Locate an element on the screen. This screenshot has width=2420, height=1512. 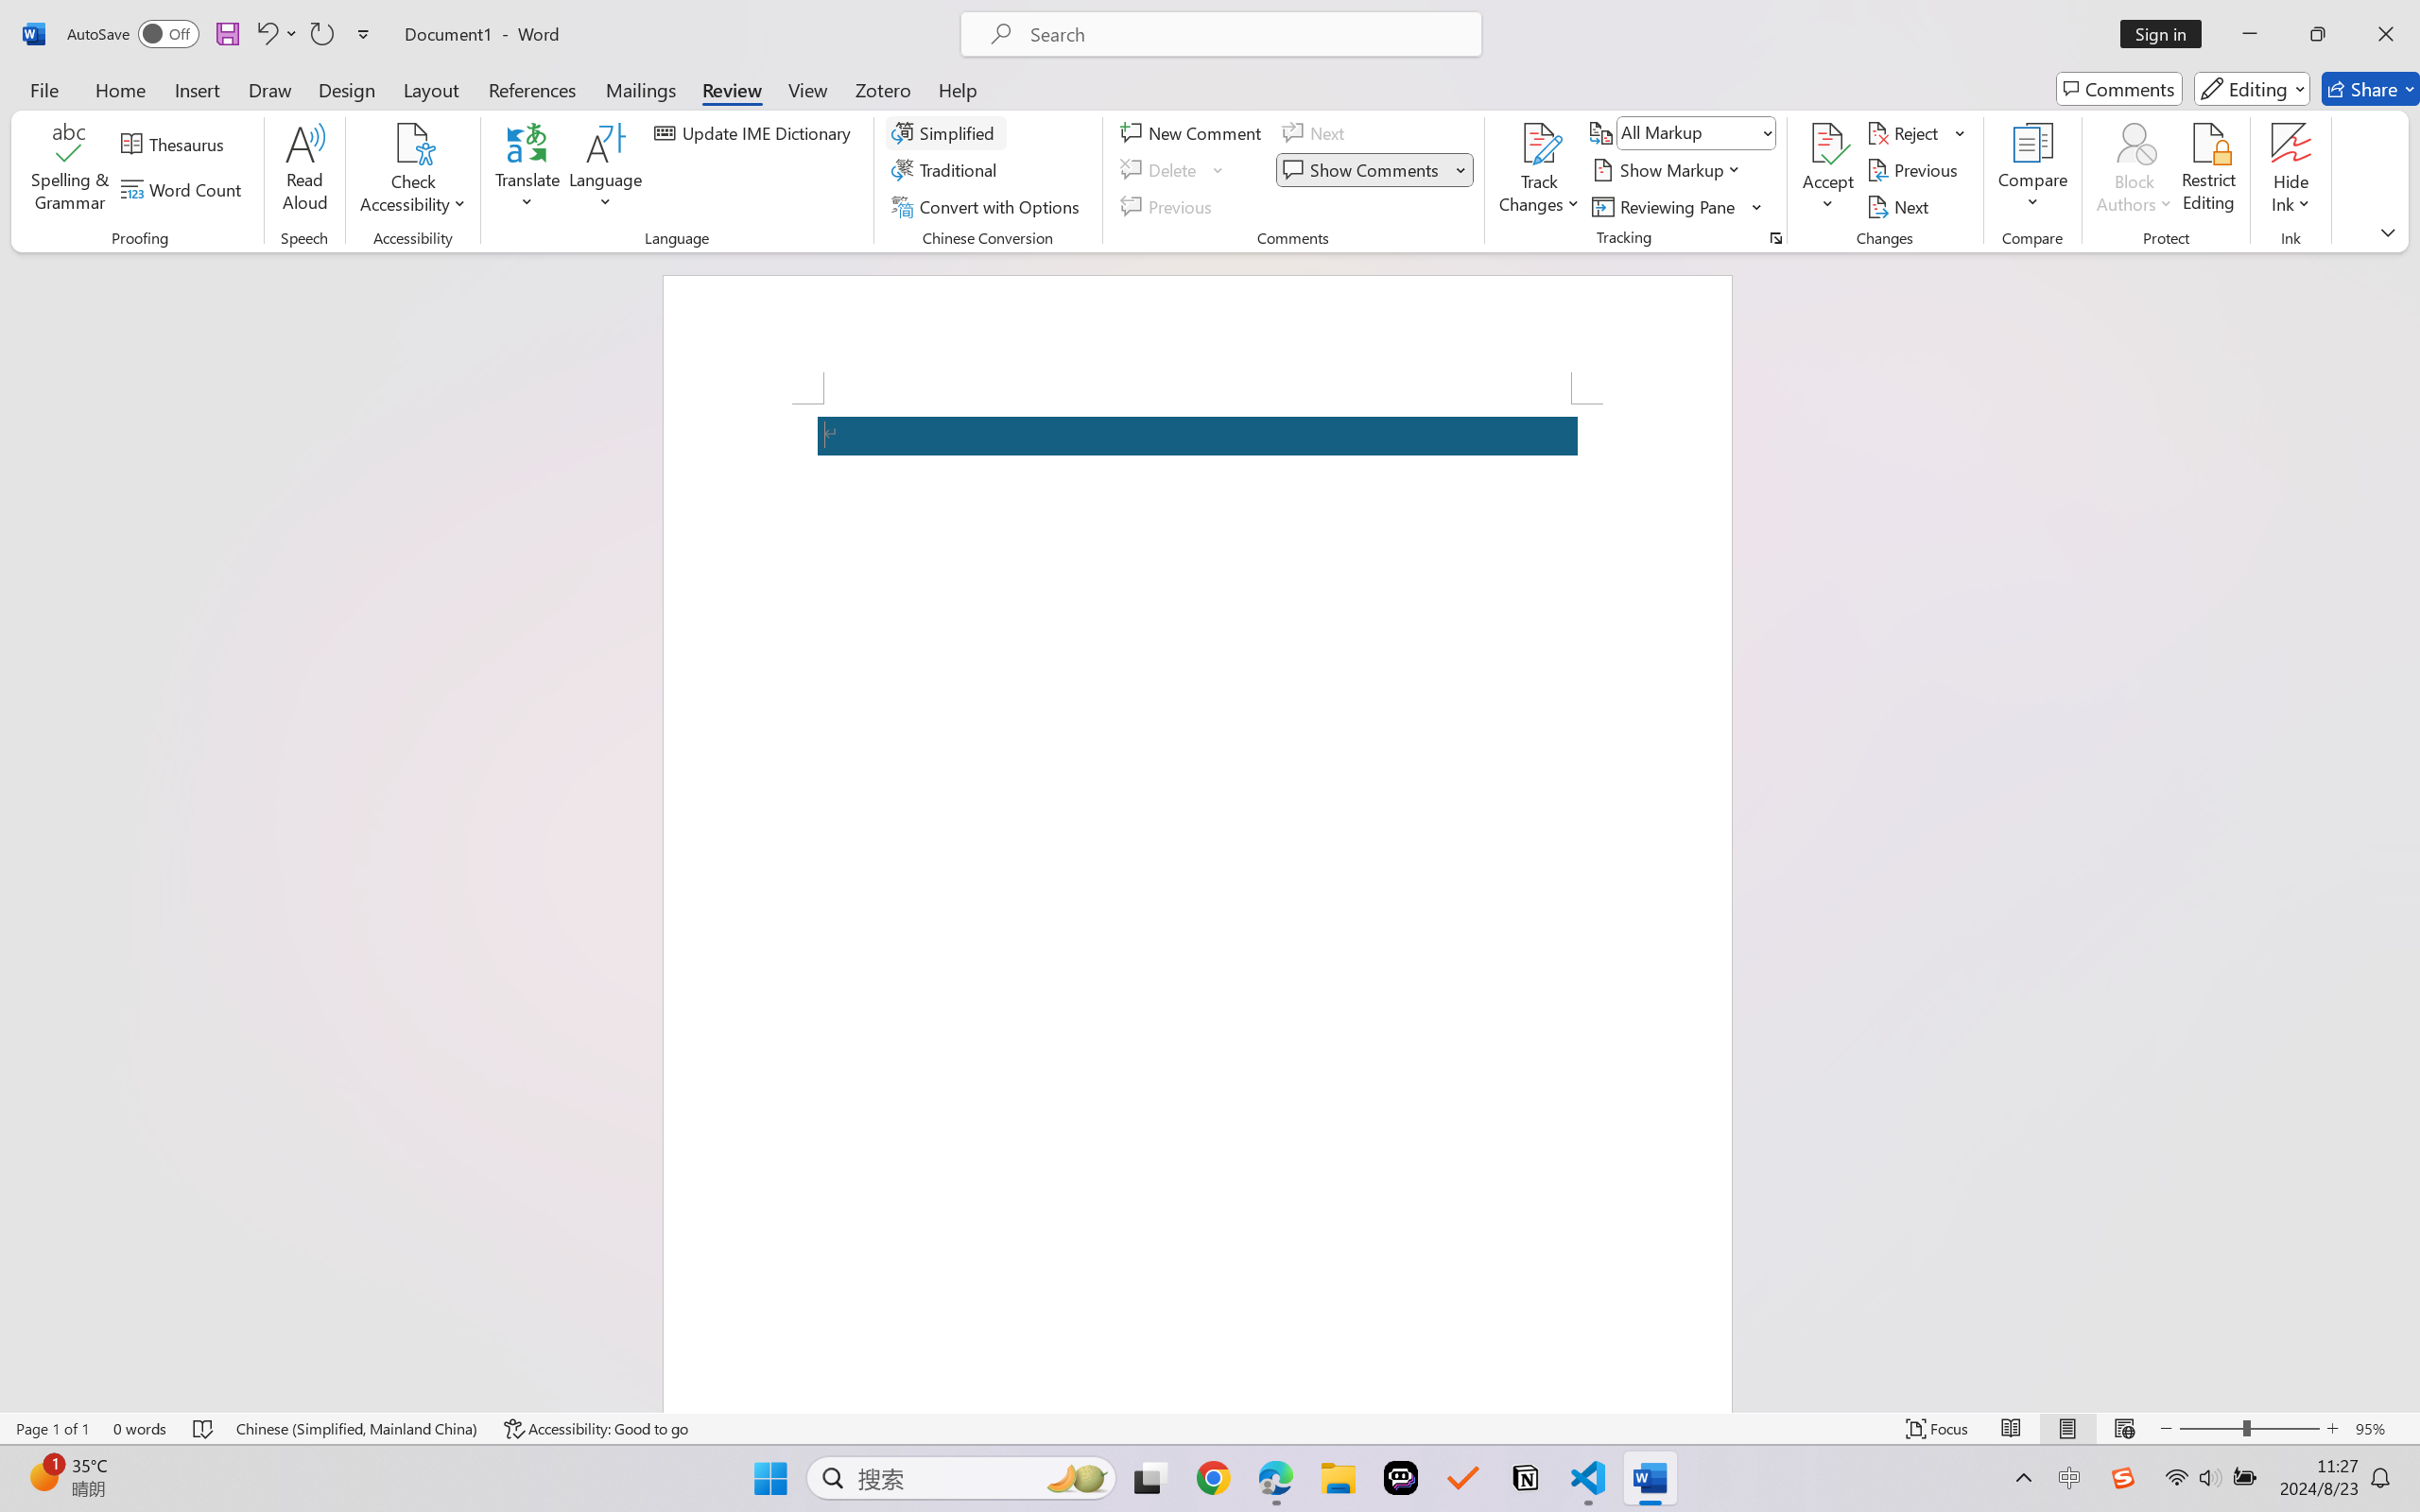
'Read Aloud' is located at coordinates (303, 170).